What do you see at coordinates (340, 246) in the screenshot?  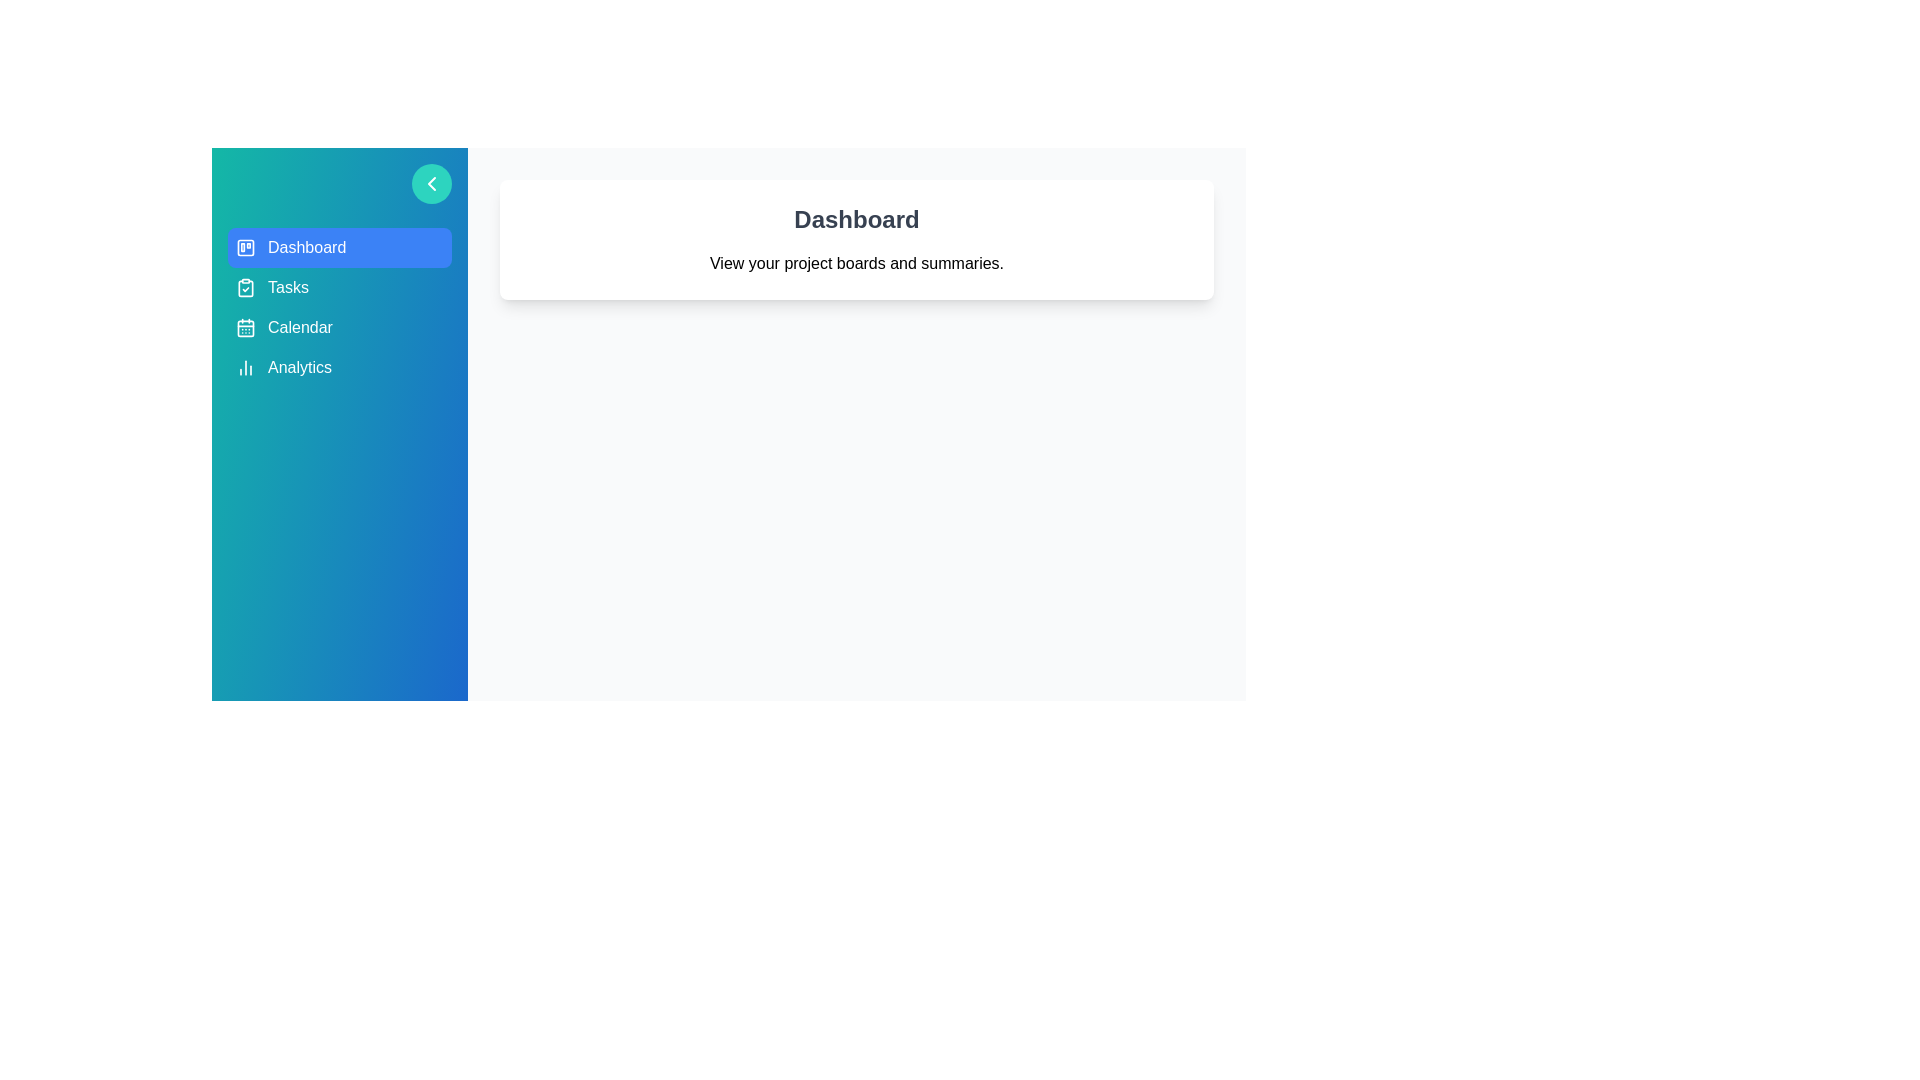 I see `the Navigation Button located at the top of the vertical navigation menu on the left side of the interface, which redirects to the 'Dashboard' page` at bounding box center [340, 246].